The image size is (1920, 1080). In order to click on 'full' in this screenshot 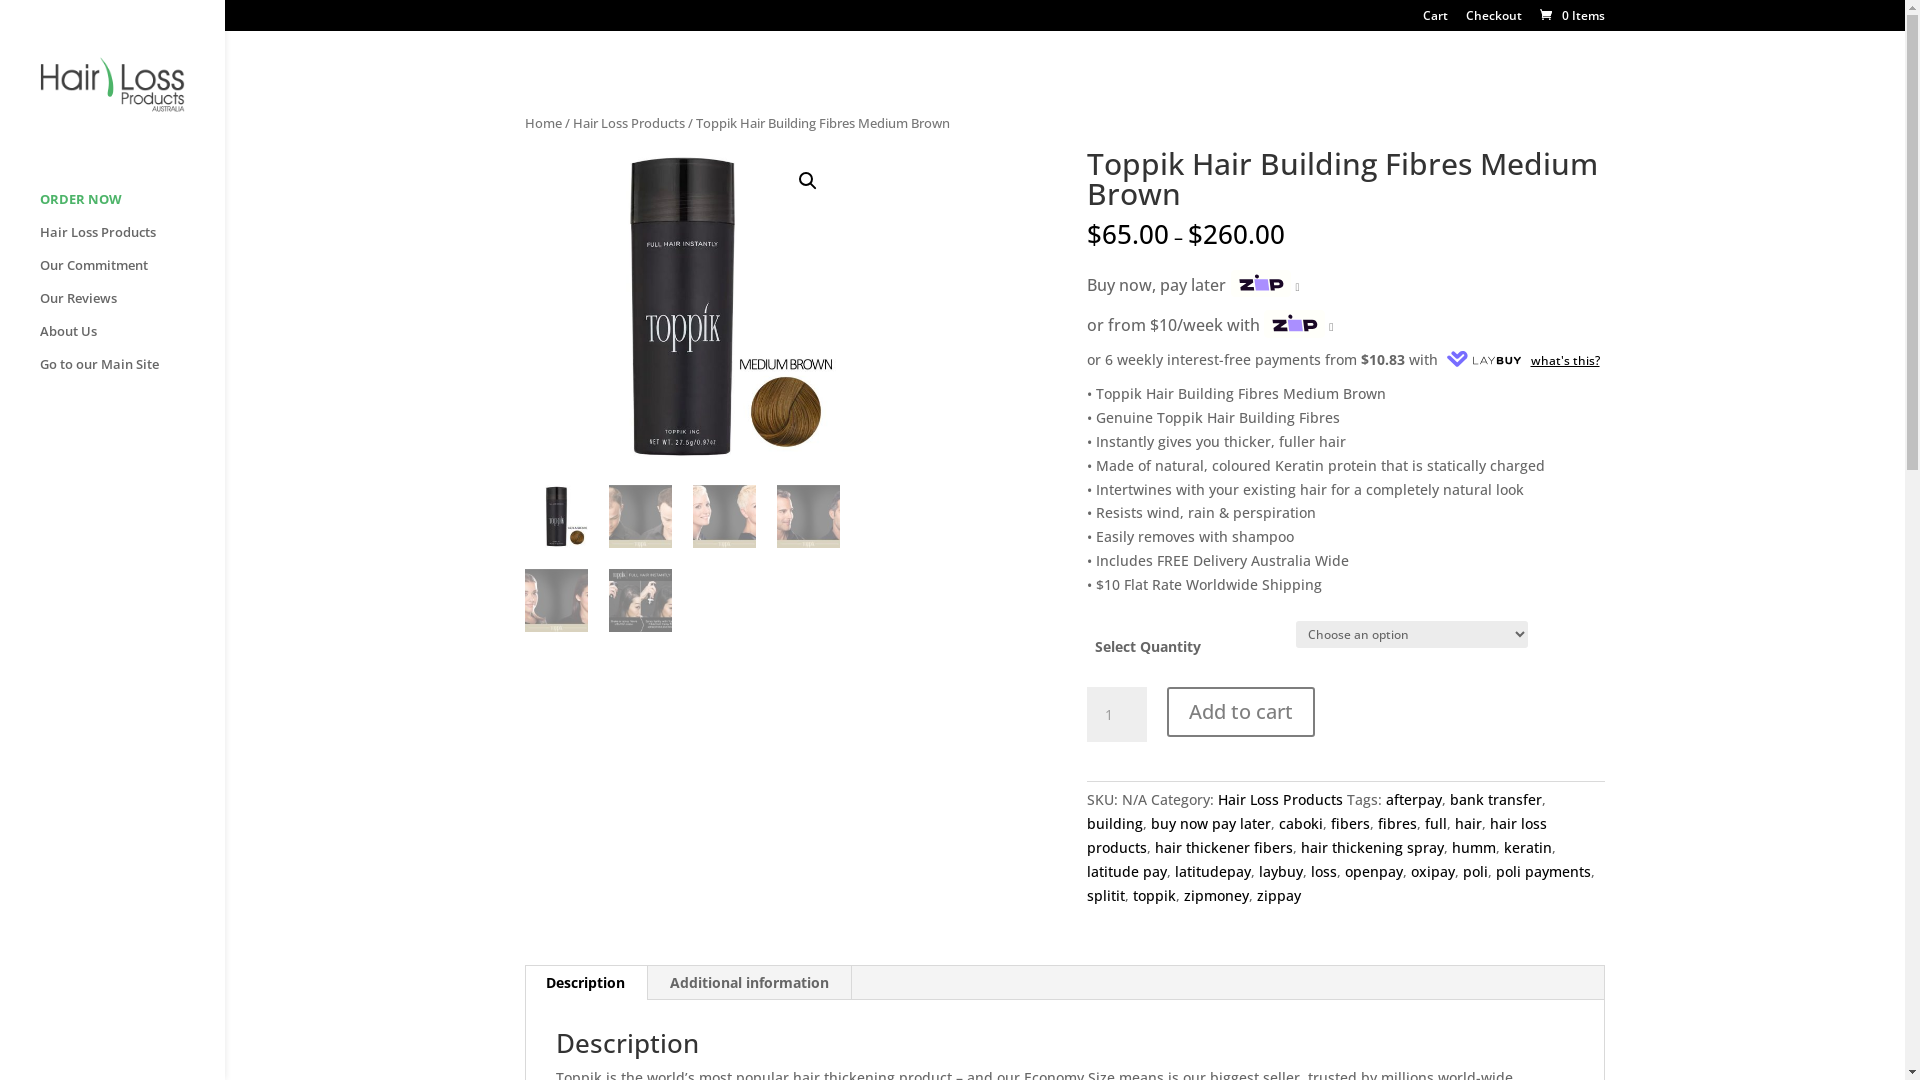, I will do `click(1424, 823)`.